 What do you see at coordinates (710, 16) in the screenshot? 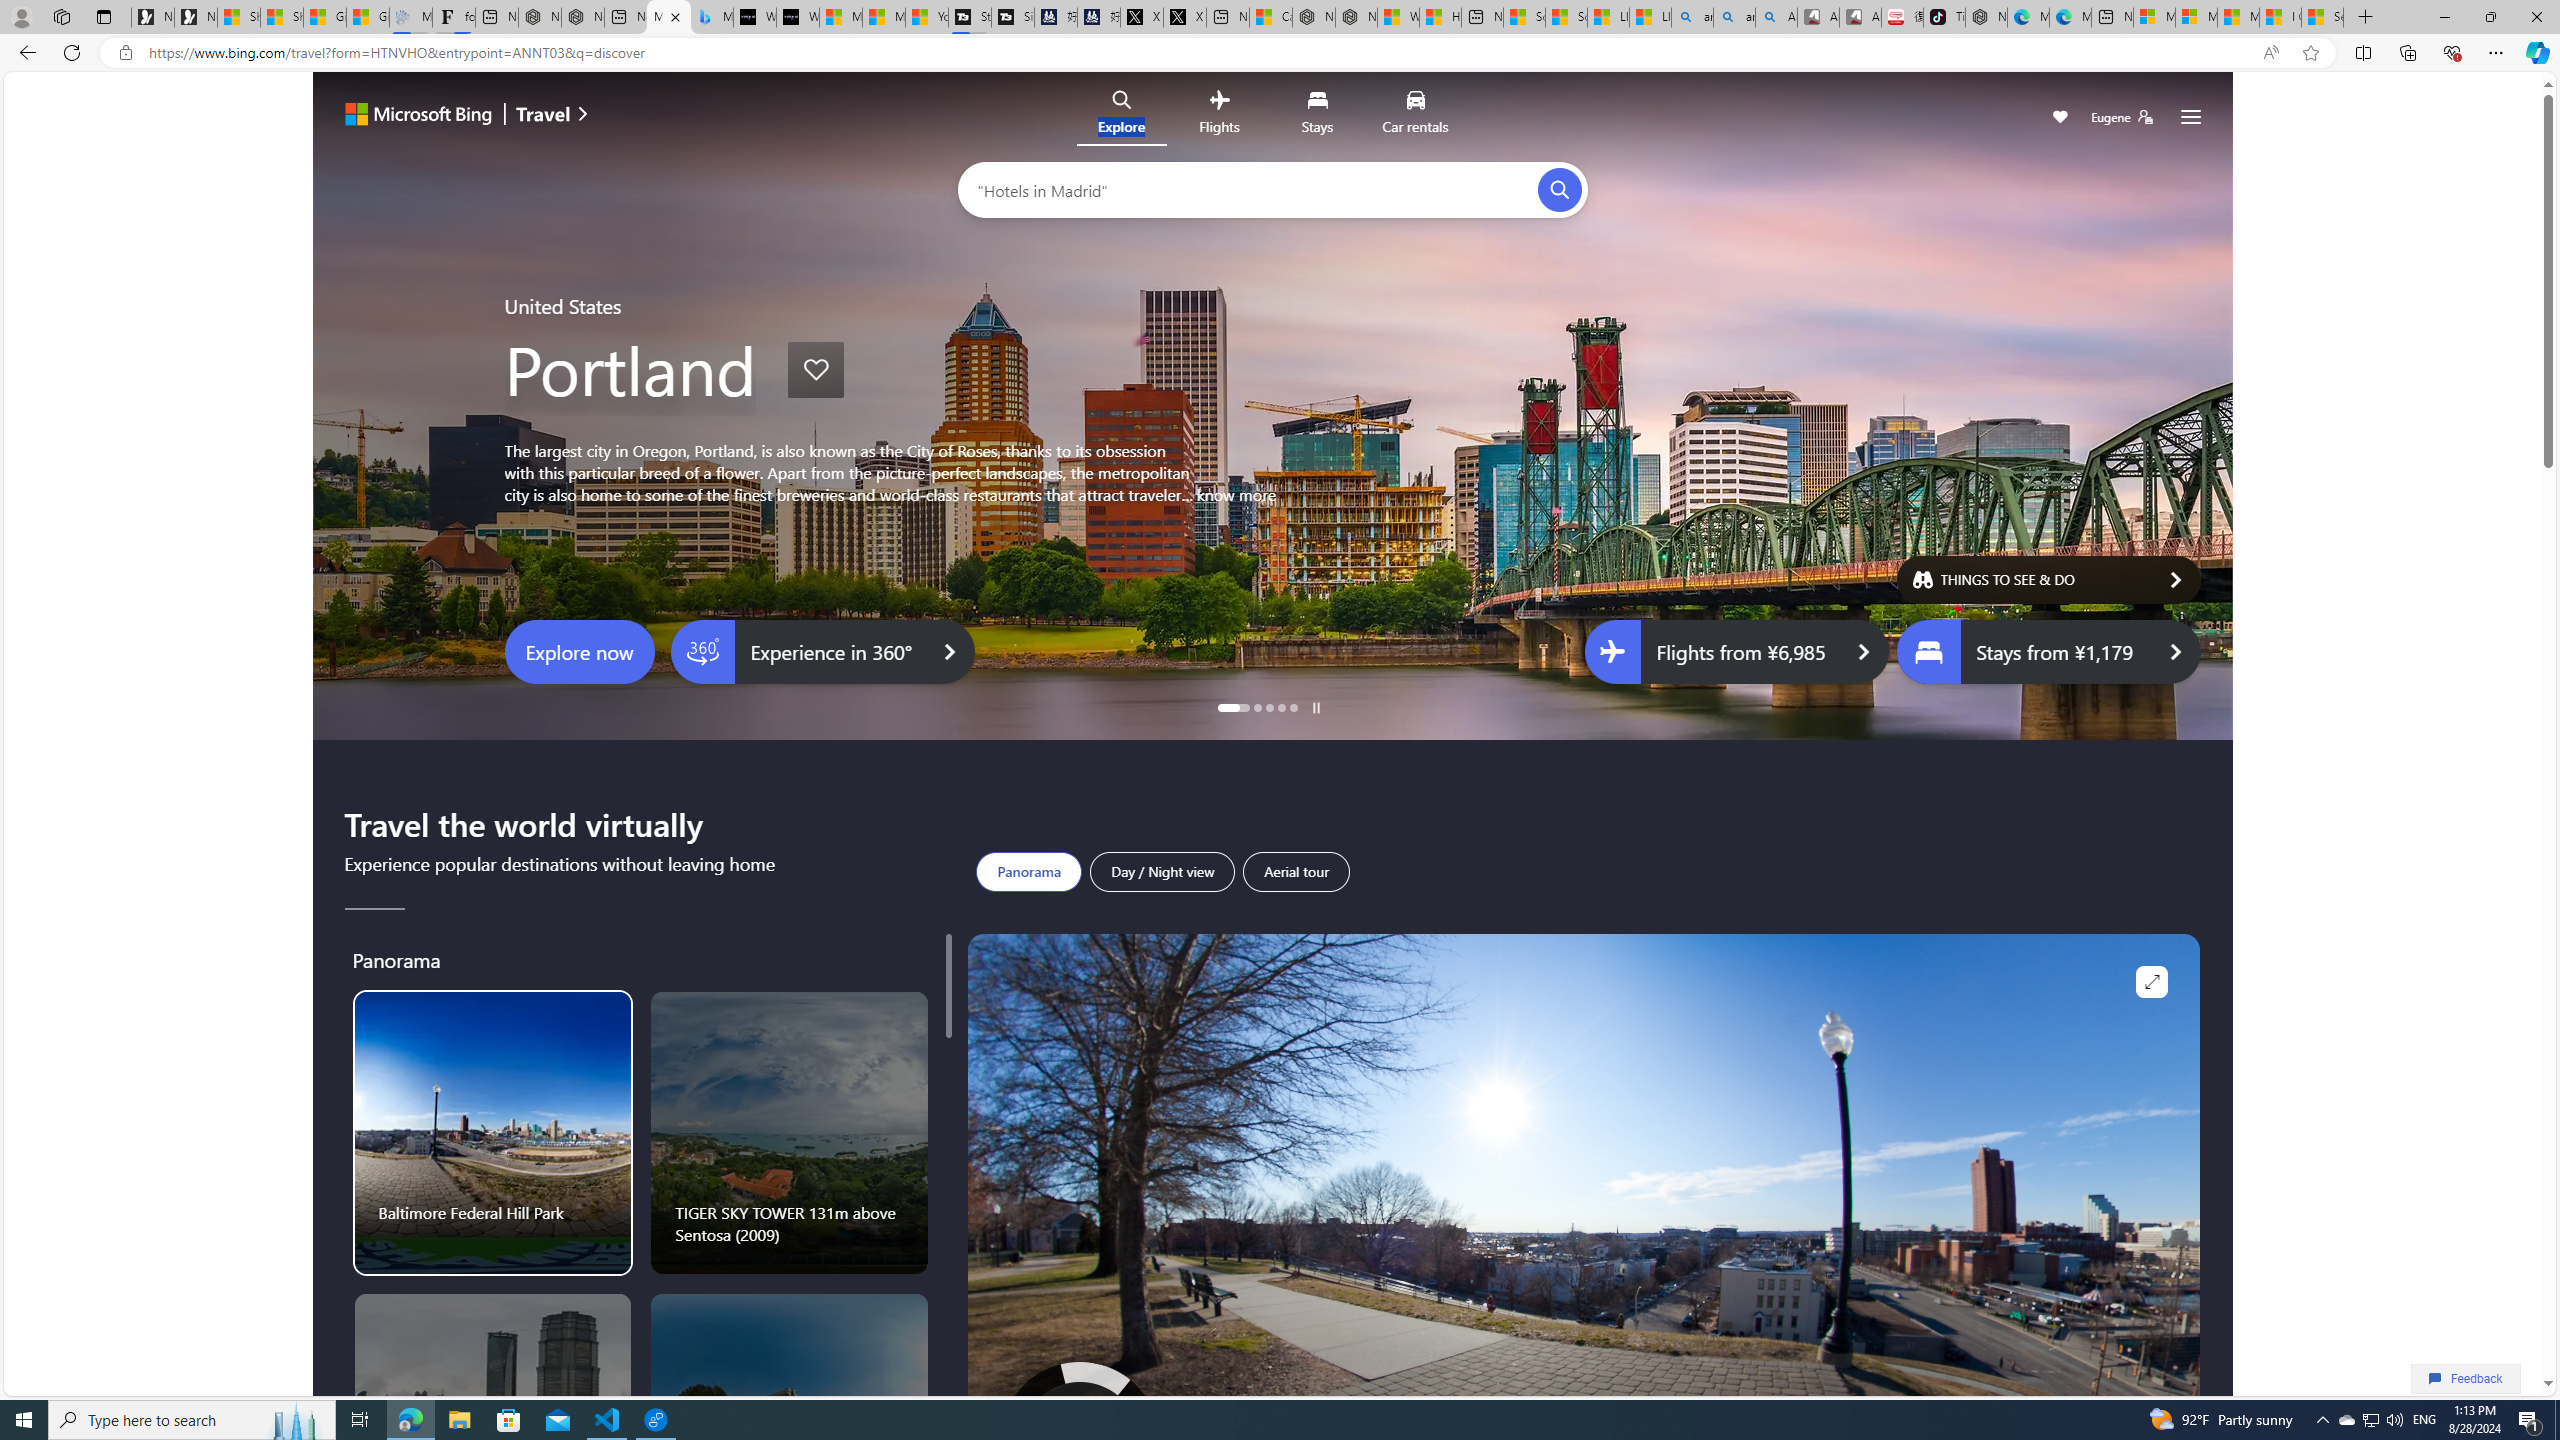
I see `'Microsoft Bing Travel - Shangri-La Hotel Bangkok'` at bounding box center [710, 16].